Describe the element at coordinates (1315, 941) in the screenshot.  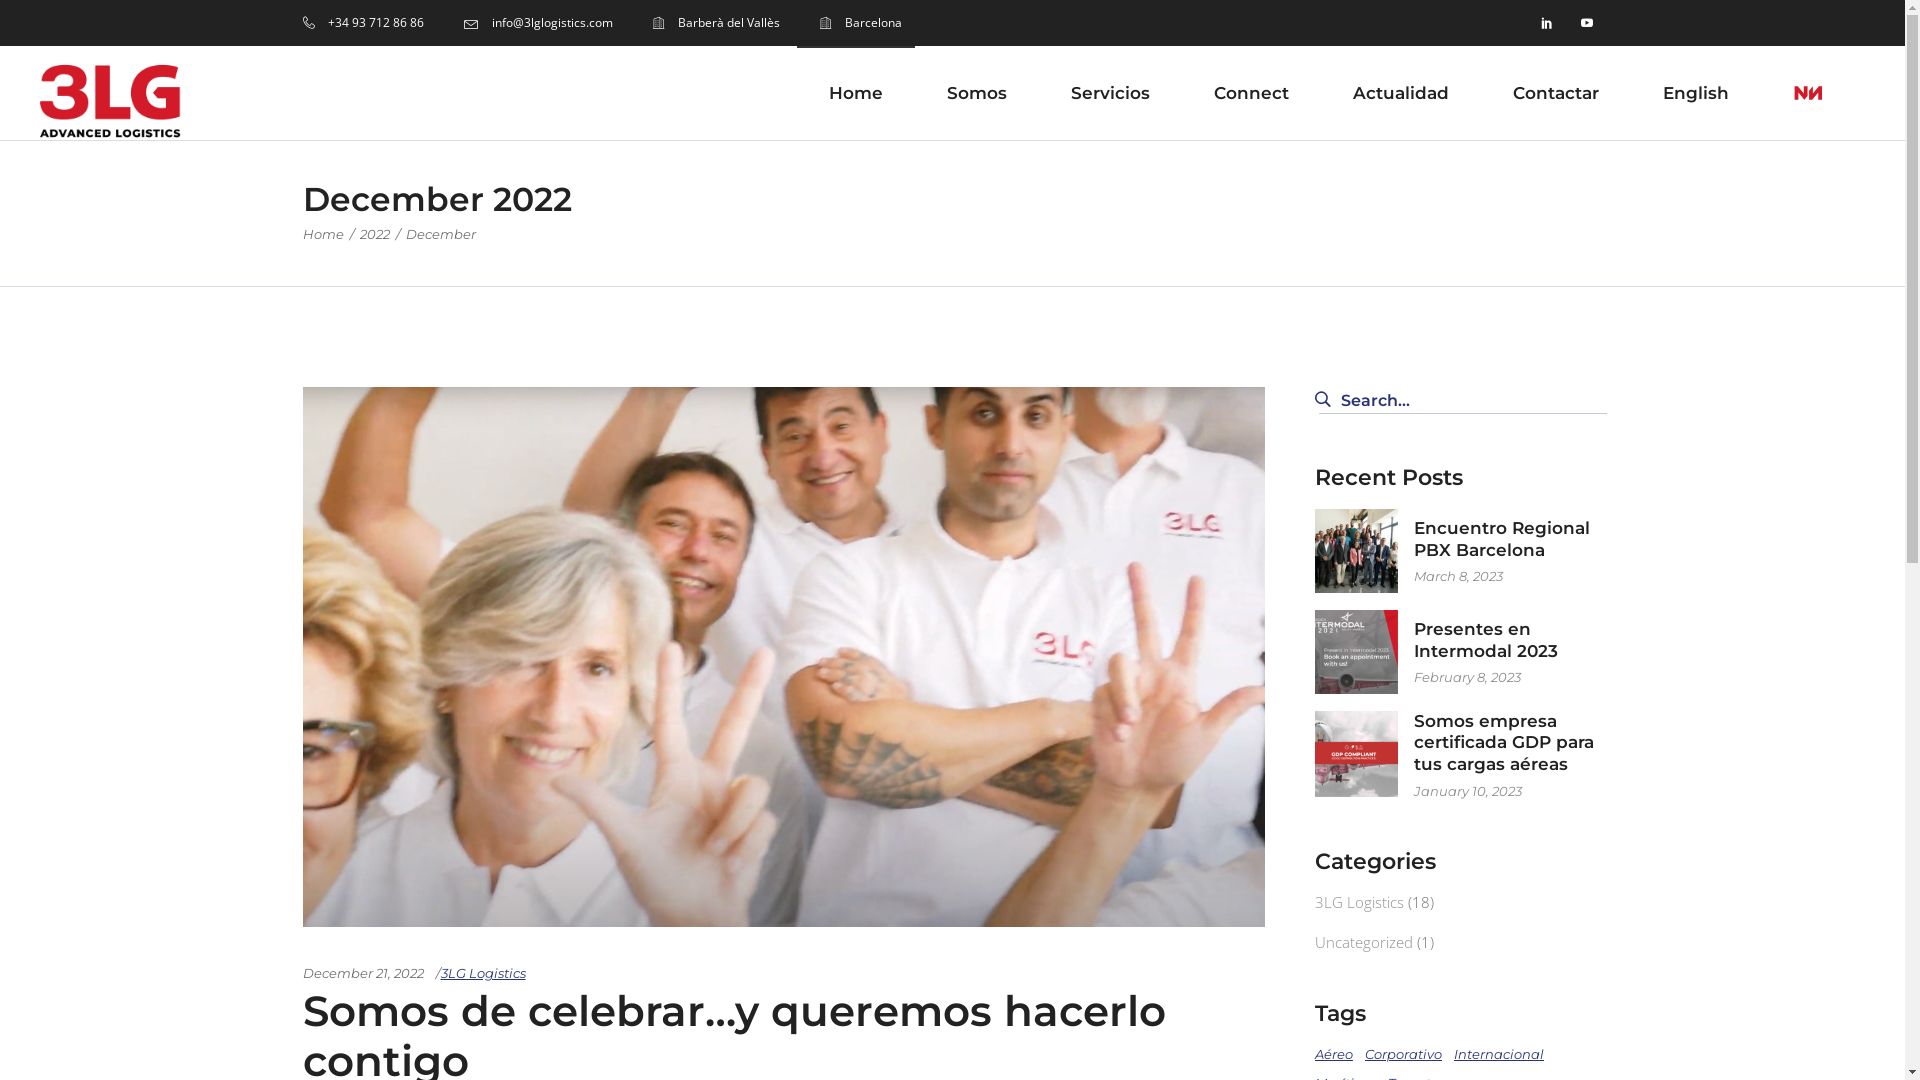
I see `'Uncategorized'` at that location.